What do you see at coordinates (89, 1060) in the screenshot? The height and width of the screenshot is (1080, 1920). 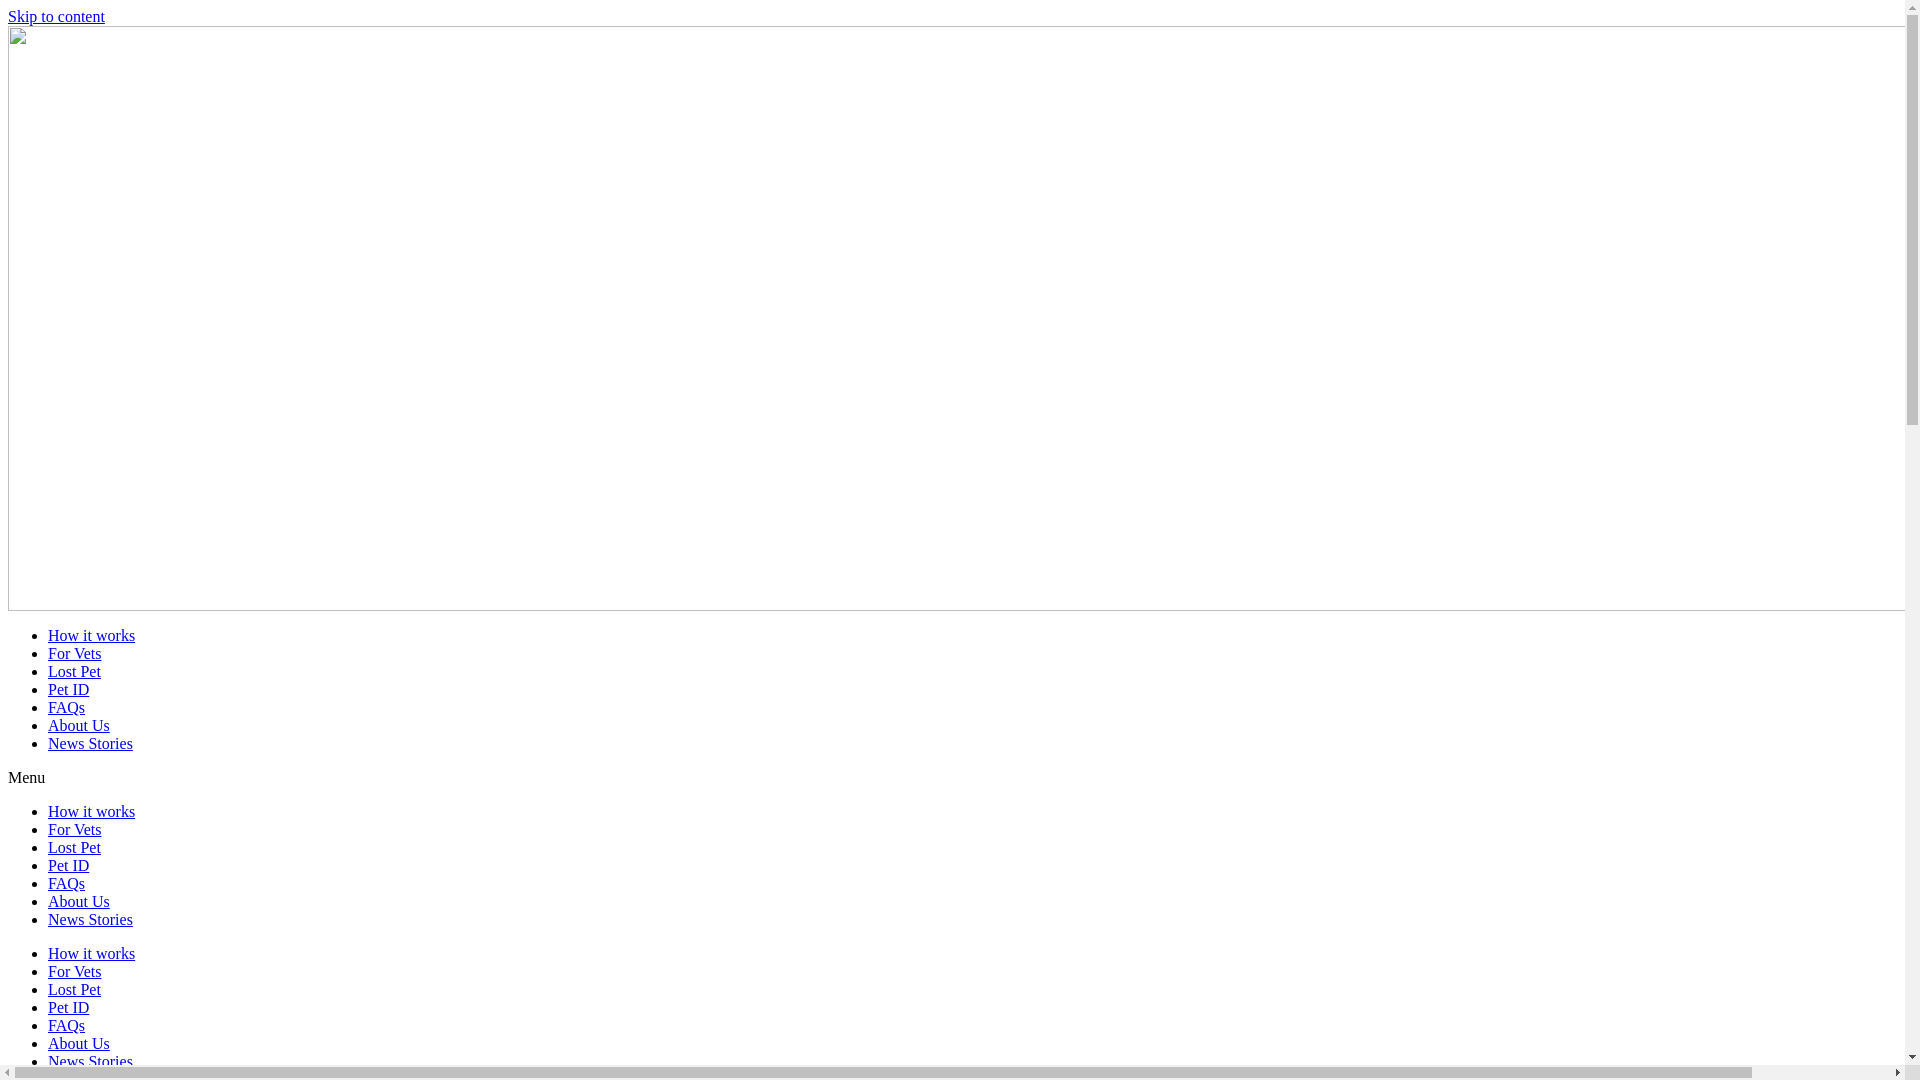 I see `'News Stories'` at bounding box center [89, 1060].